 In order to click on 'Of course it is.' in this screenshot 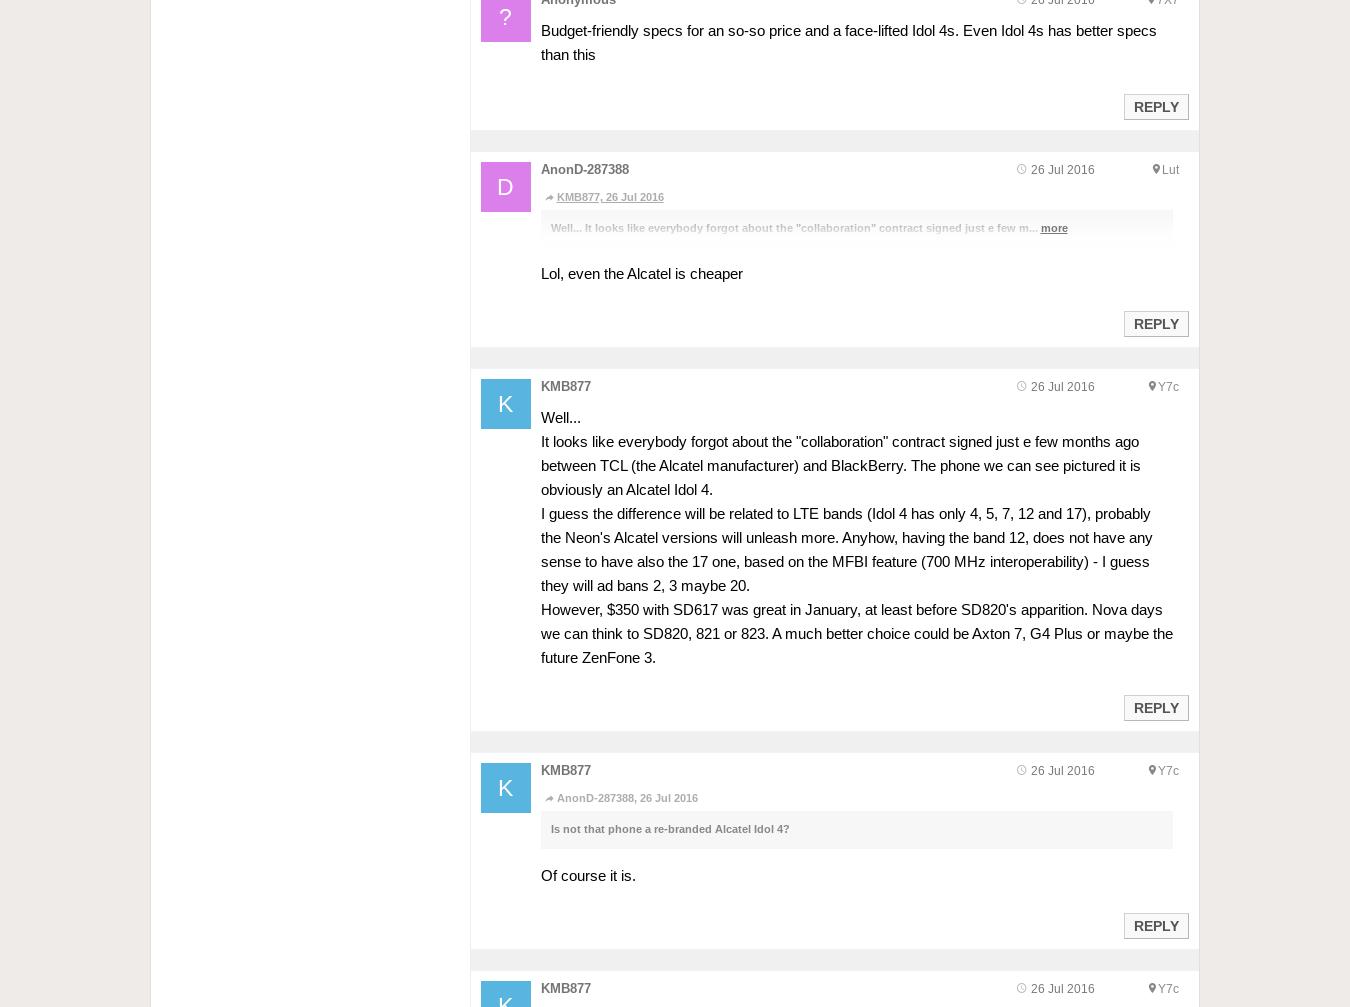, I will do `click(587, 873)`.